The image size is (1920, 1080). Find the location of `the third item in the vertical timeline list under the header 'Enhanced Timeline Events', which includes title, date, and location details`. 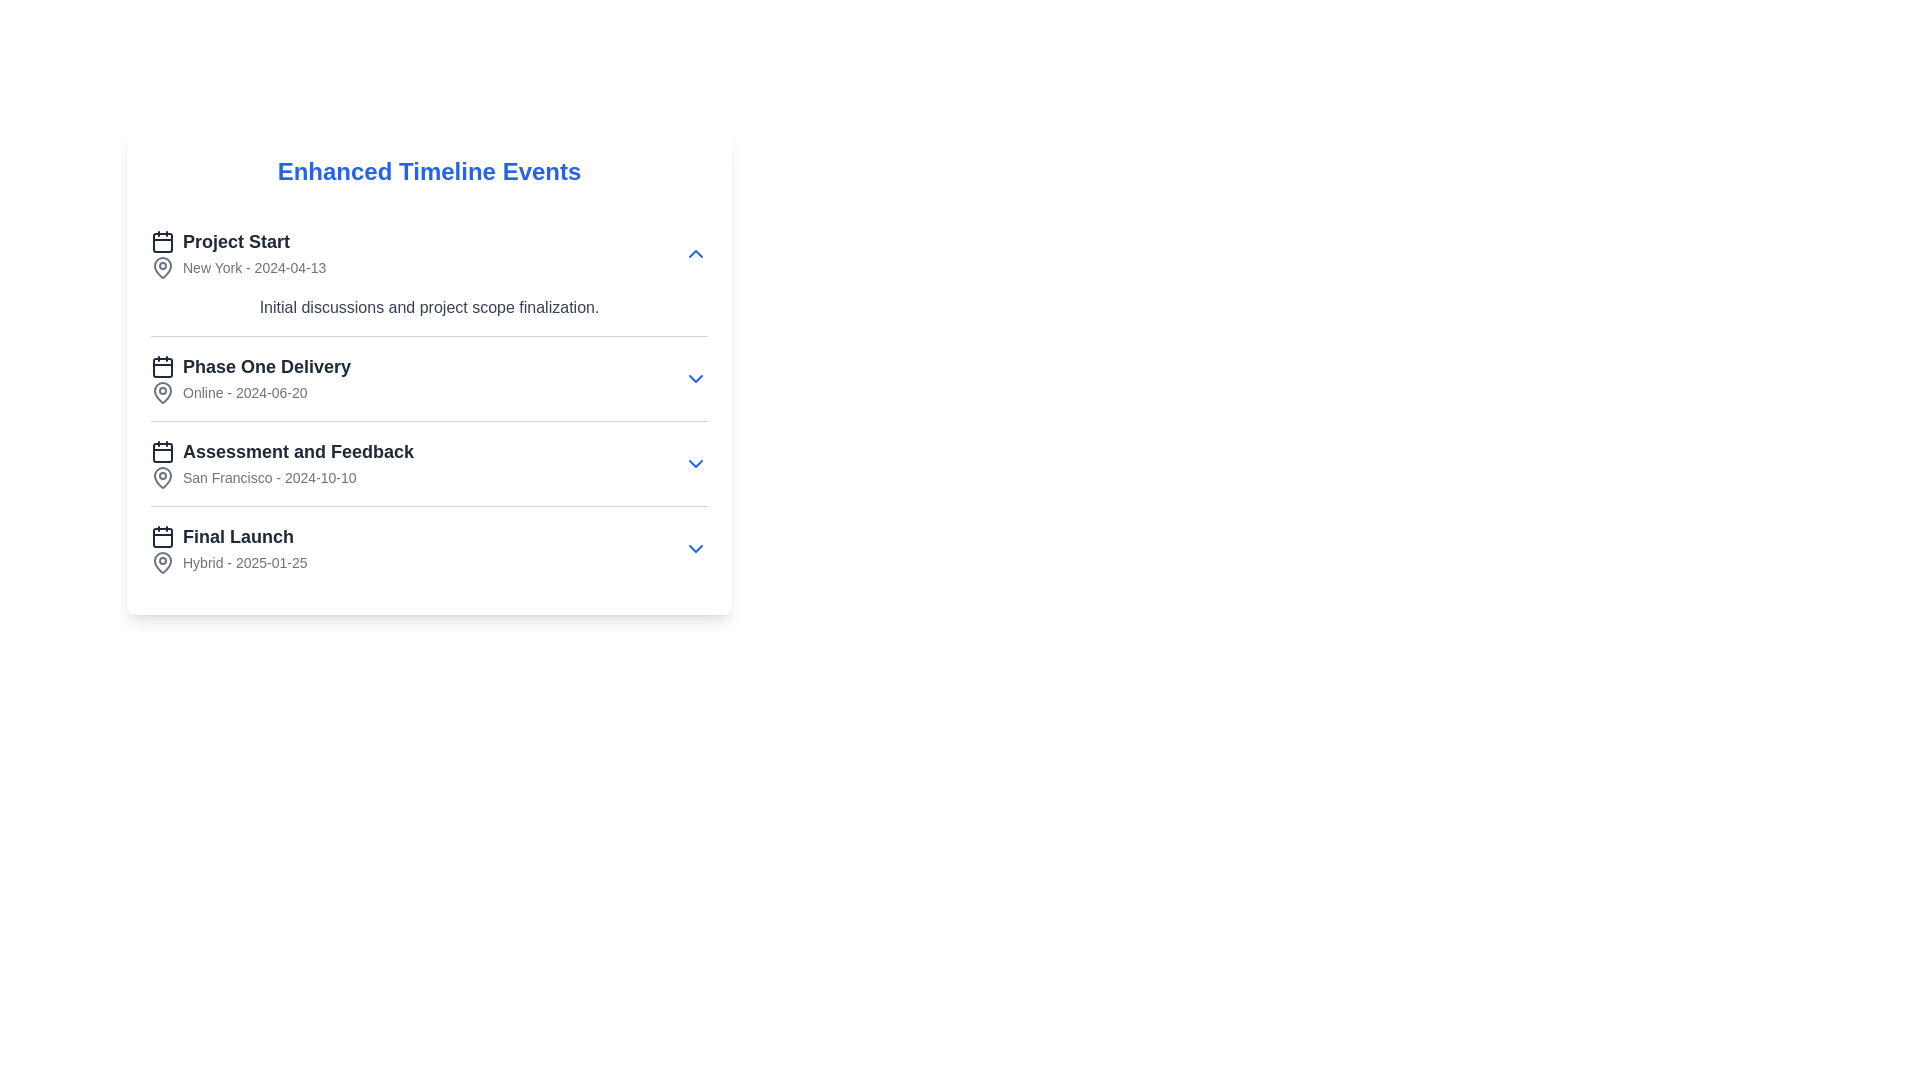

the third item in the vertical timeline list under the header 'Enhanced Timeline Events', which includes title, date, and location details is located at coordinates (281, 463).